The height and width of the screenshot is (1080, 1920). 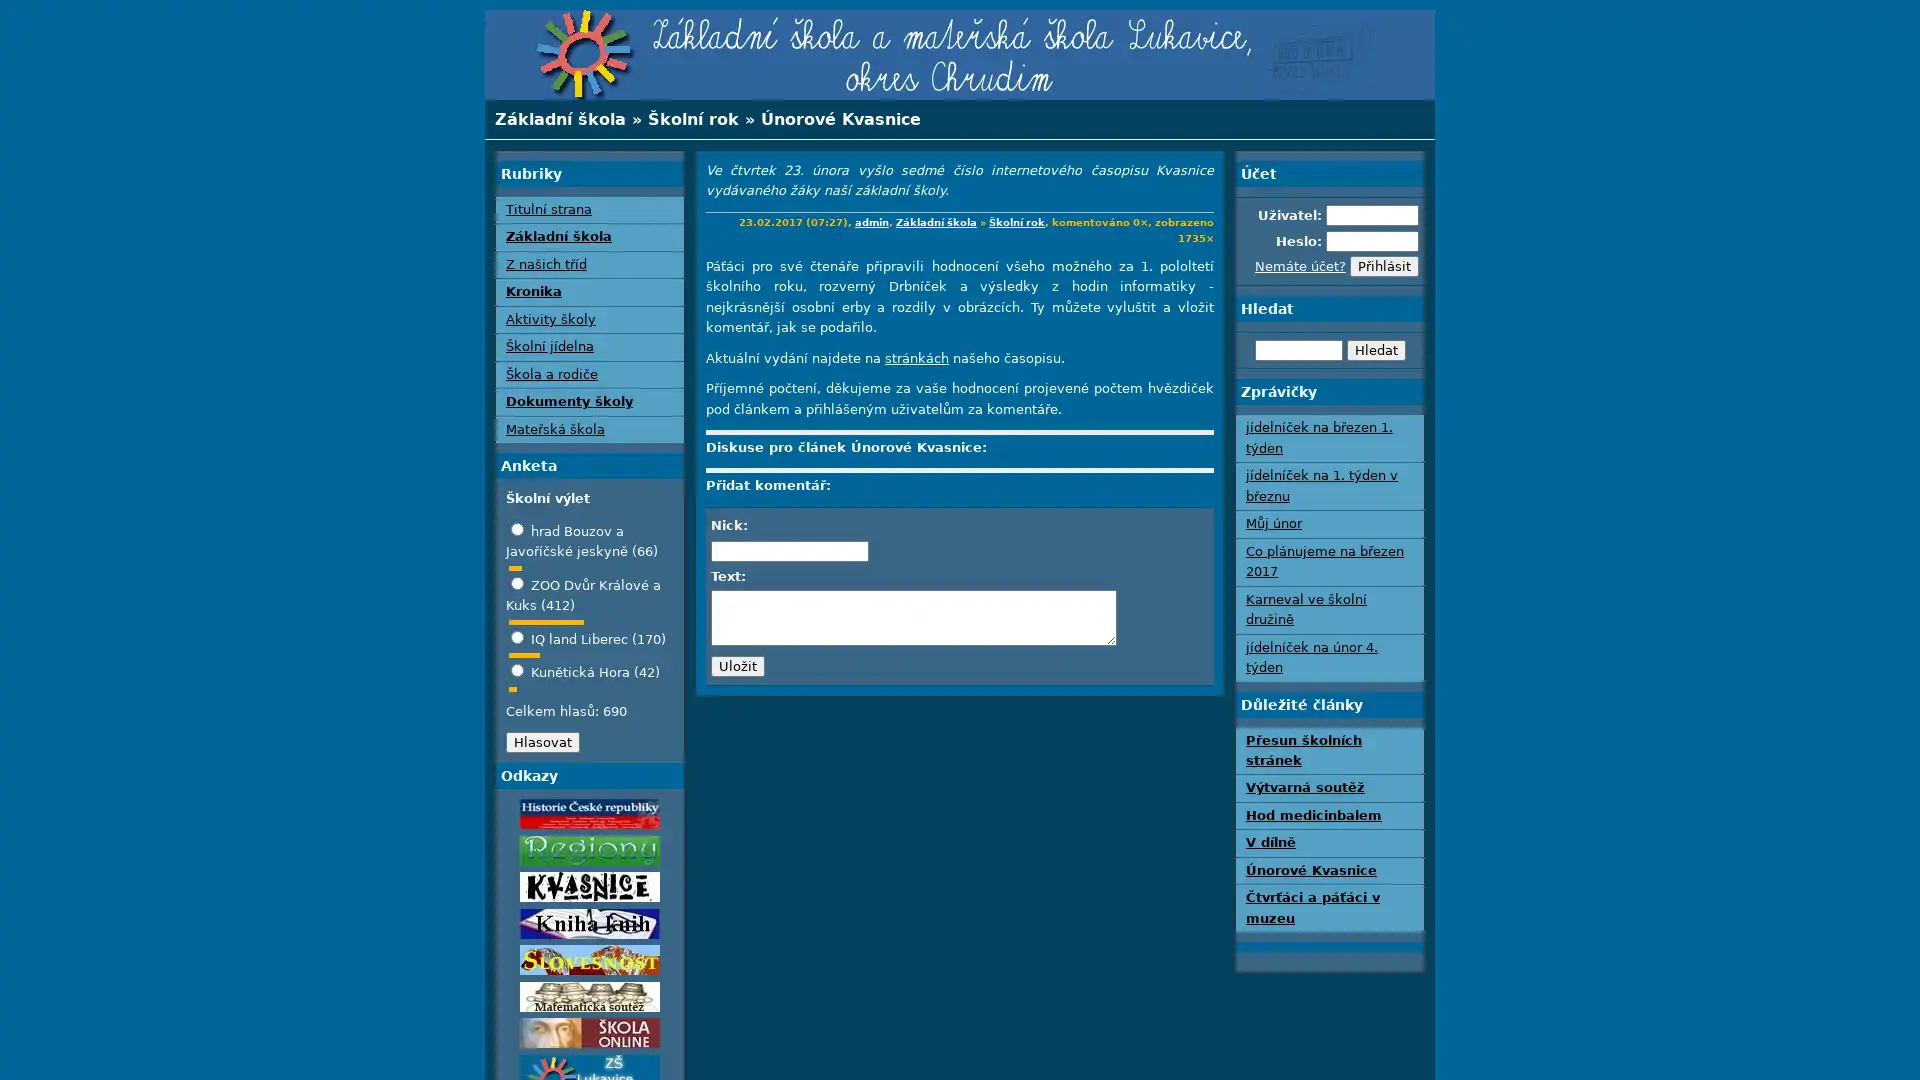 What do you see at coordinates (737, 666) in the screenshot?
I see `Ulozit` at bounding box center [737, 666].